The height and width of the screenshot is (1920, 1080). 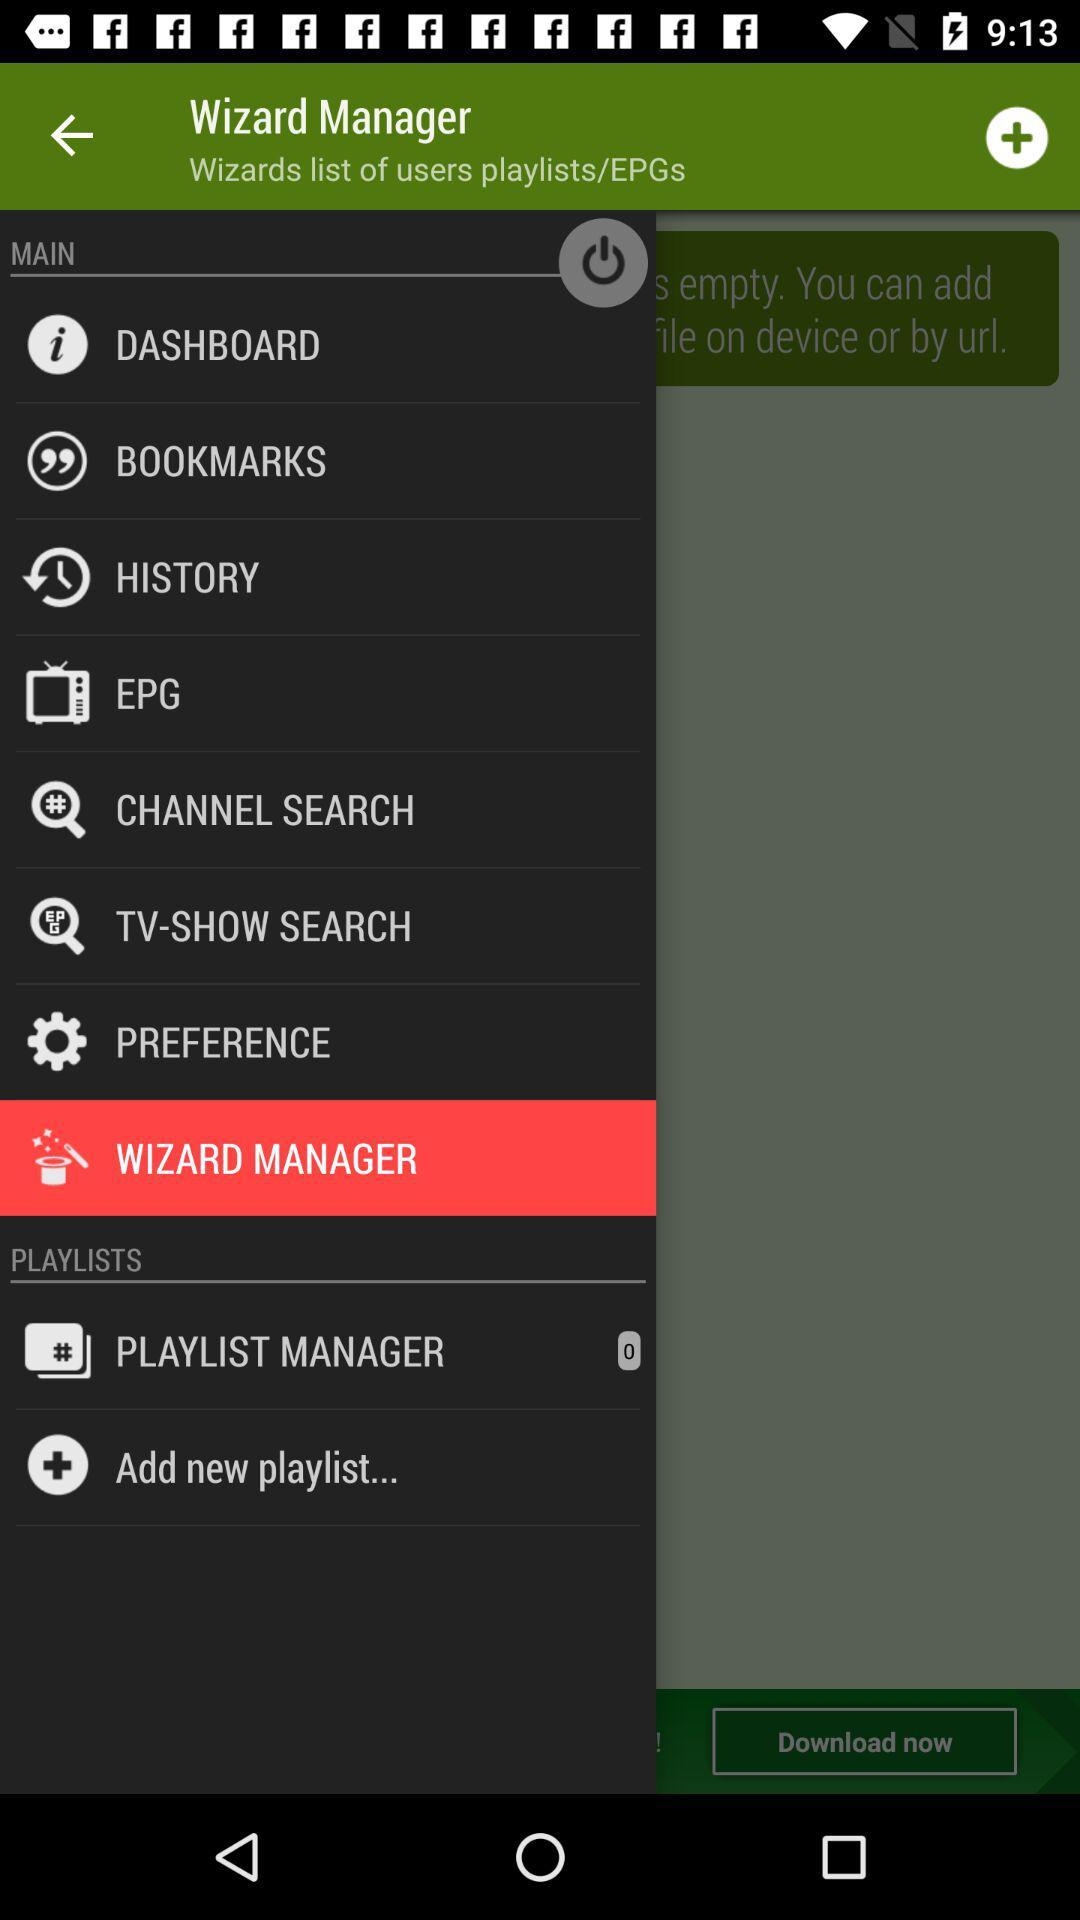 What do you see at coordinates (56, 809) in the screenshot?
I see `the icon beside the channel search` at bounding box center [56, 809].